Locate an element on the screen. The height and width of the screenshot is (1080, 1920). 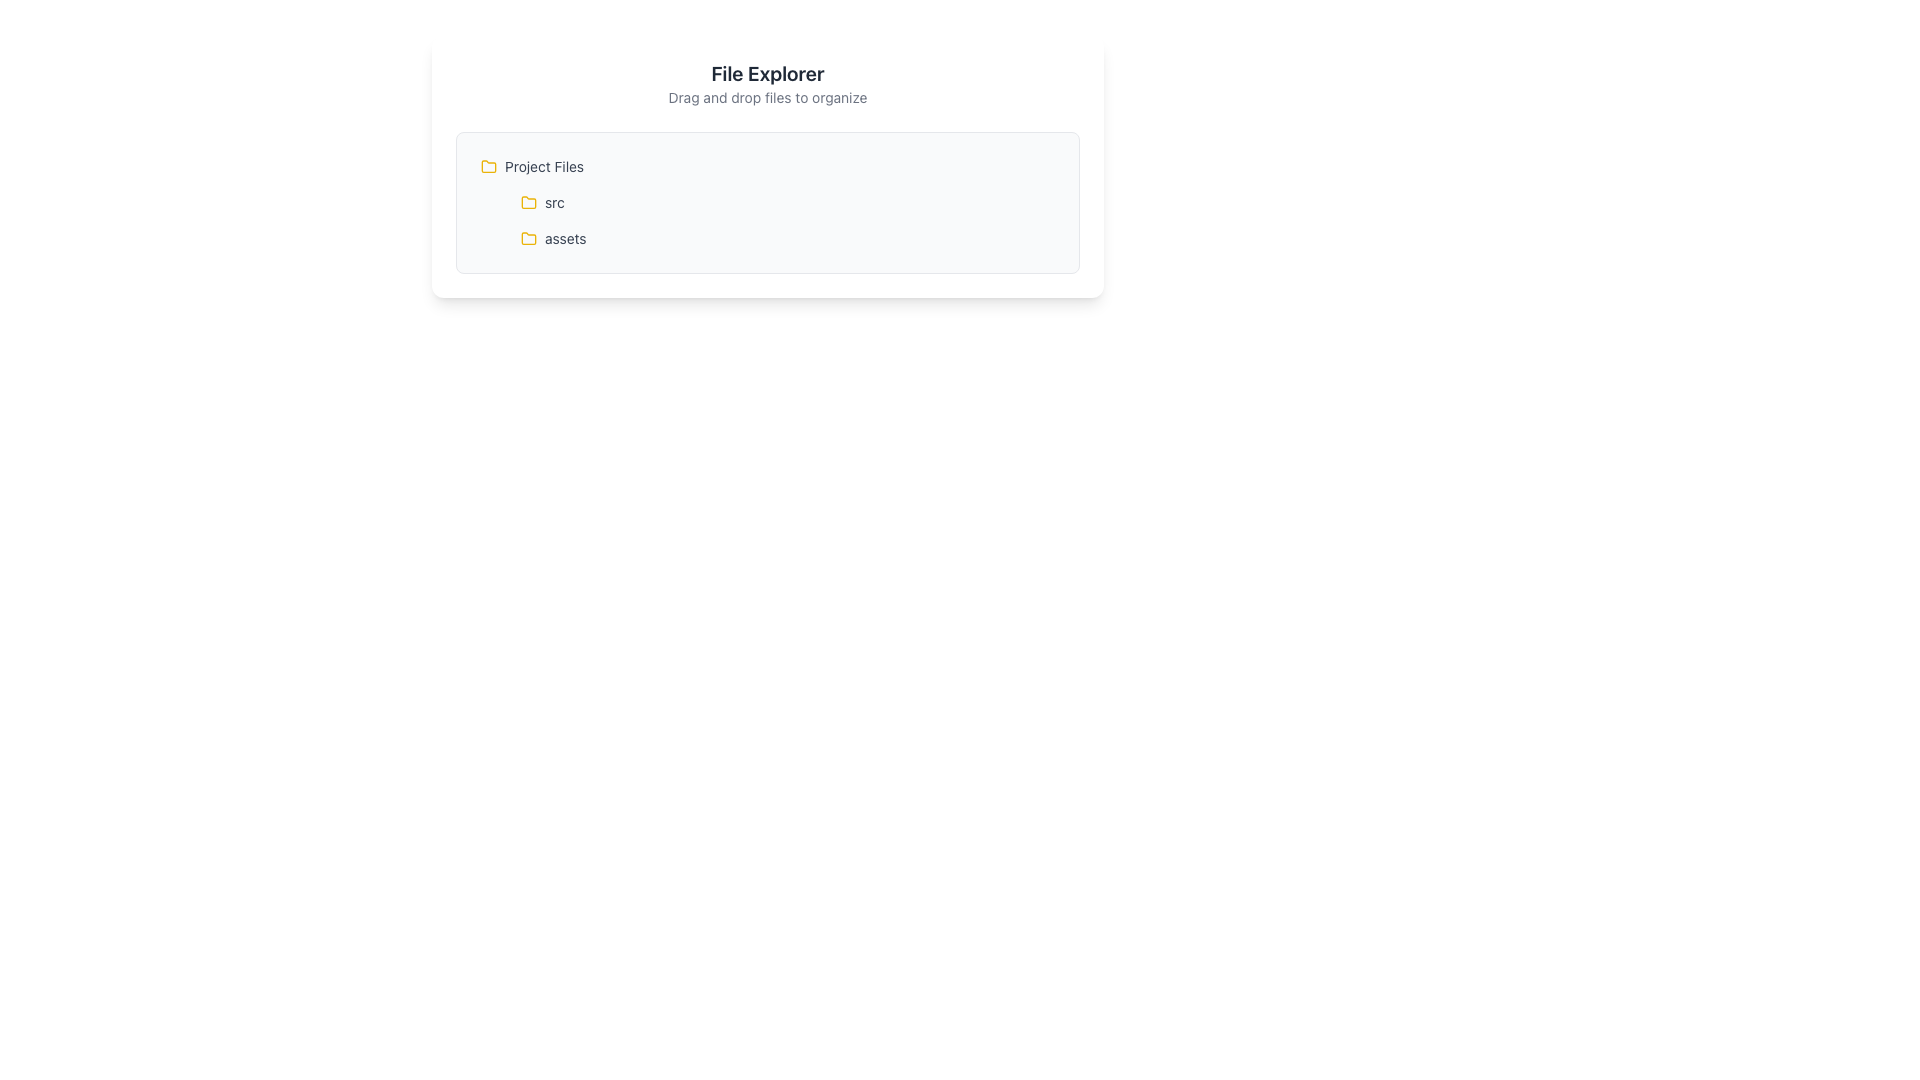
the small folder icon with a yellowish hue located to the left of the 'Project Files' label, which is the first element in the group 'flex items-center flex-1 space-x-2' is located at coordinates (489, 165).